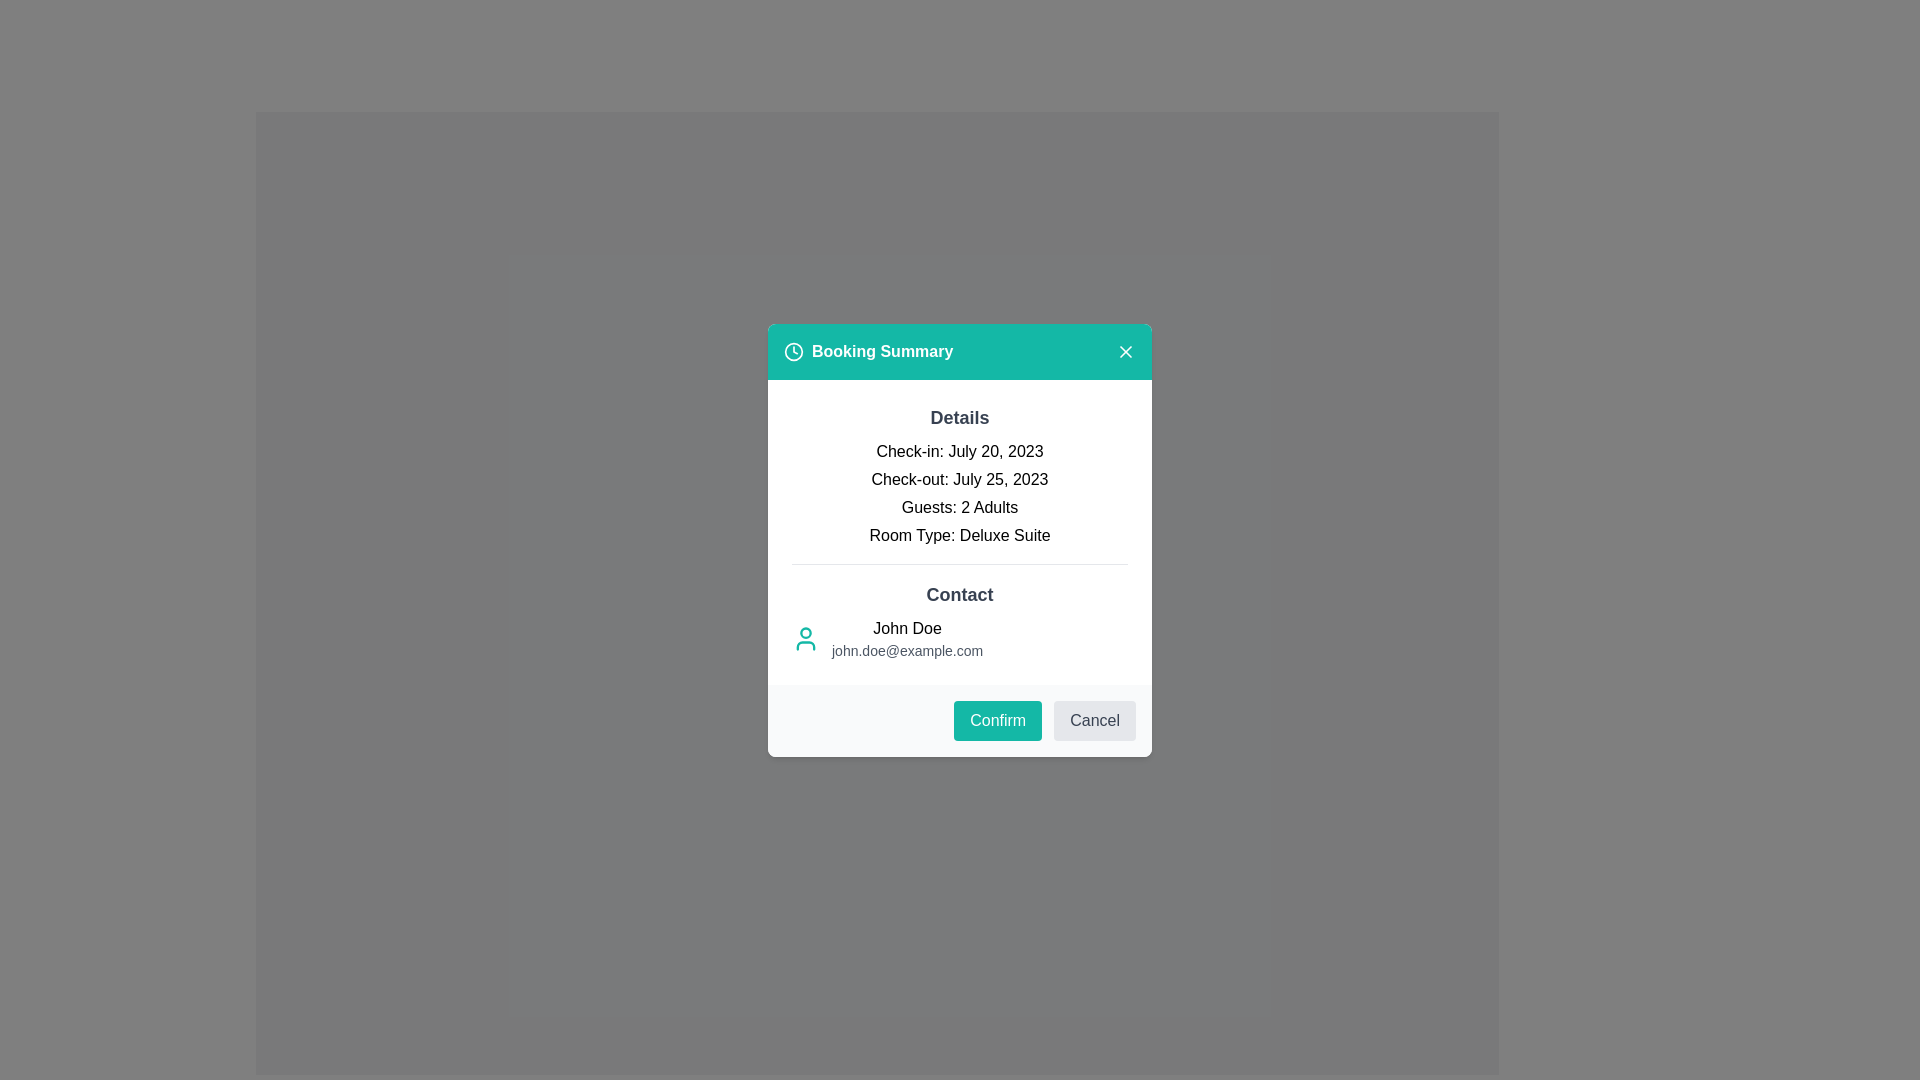 The width and height of the screenshot is (1920, 1080). Describe the element at coordinates (960, 451) in the screenshot. I see `the non-interactive text label displaying the check-in date for a booking, which is the first item under the 'Details' section in the modal window` at that location.